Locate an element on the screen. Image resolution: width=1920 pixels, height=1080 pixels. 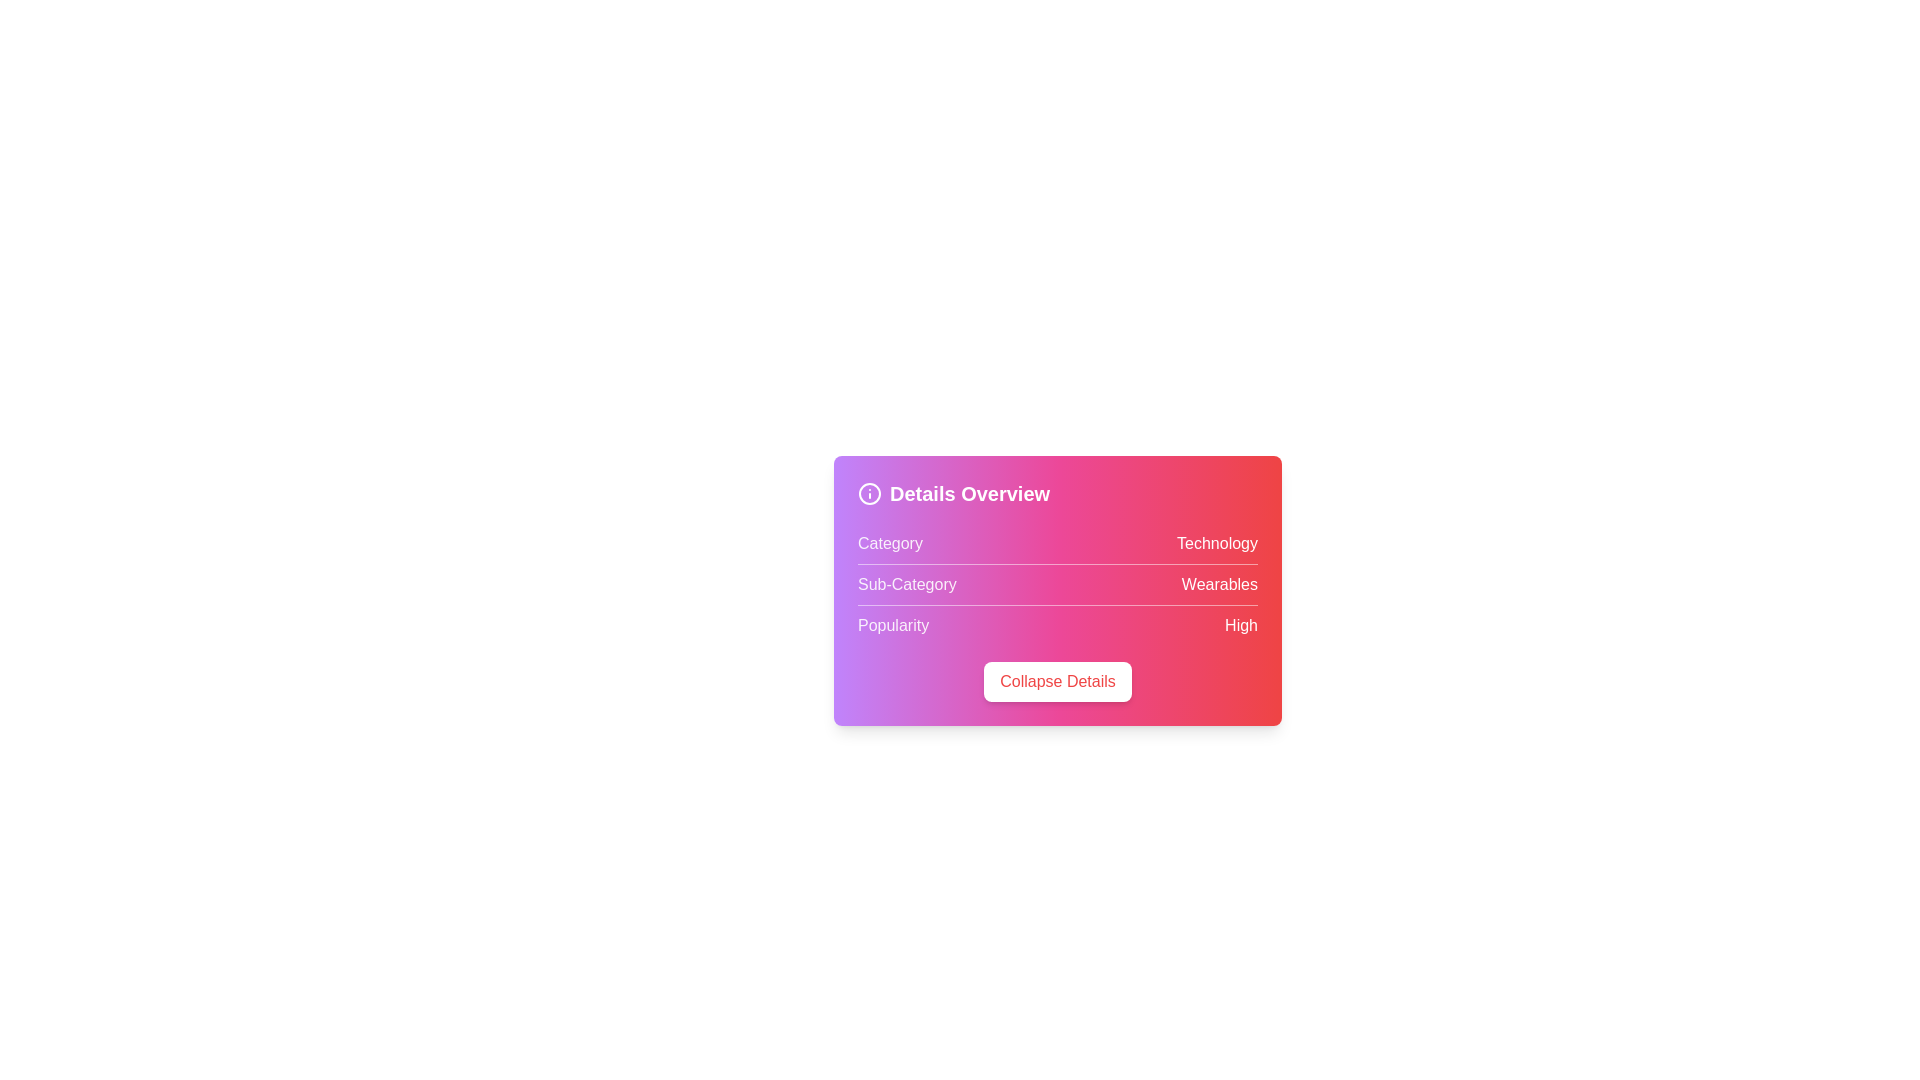
the Static Text Label that signifies the context for the information provided adjacent to the 'High' text element, located in the lower section of the card layout is located at coordinates (892, 624).